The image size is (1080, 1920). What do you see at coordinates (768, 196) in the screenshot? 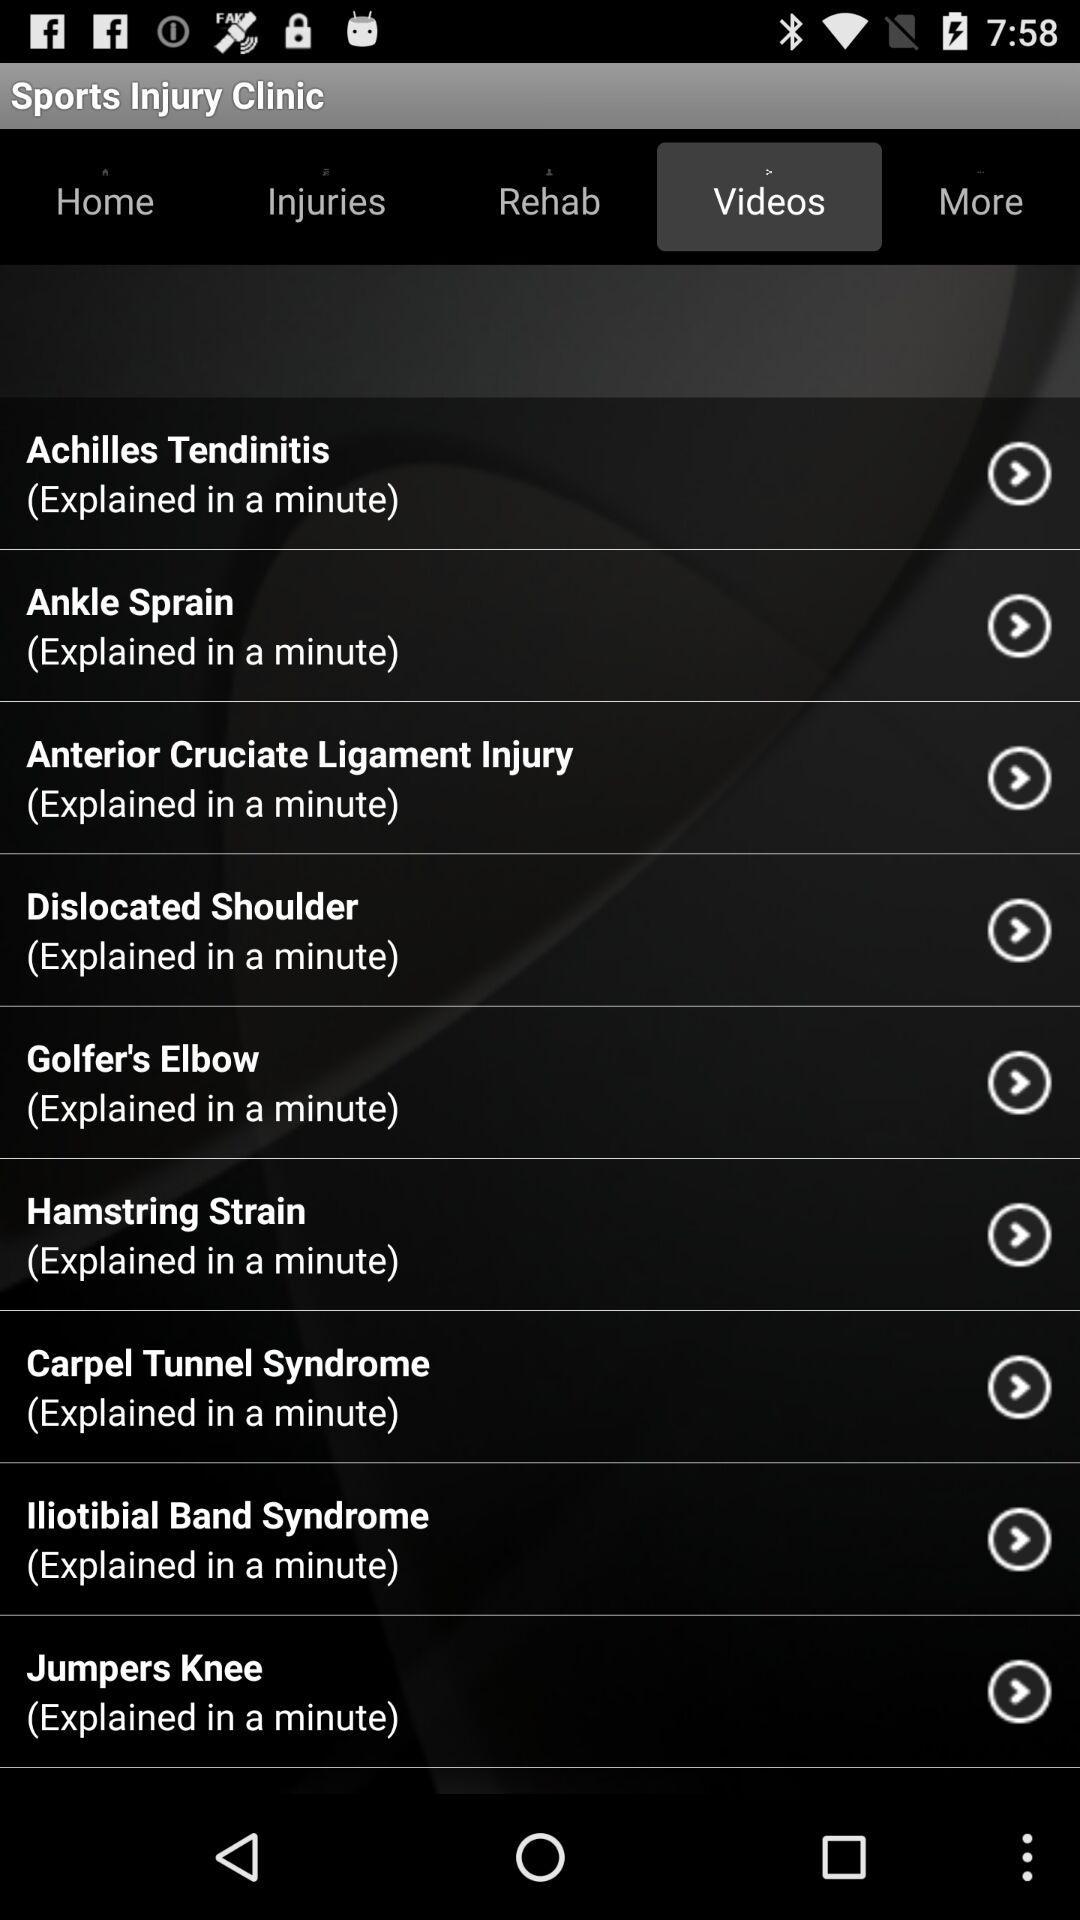
I see `videos item` at bounding box center [768, 196].